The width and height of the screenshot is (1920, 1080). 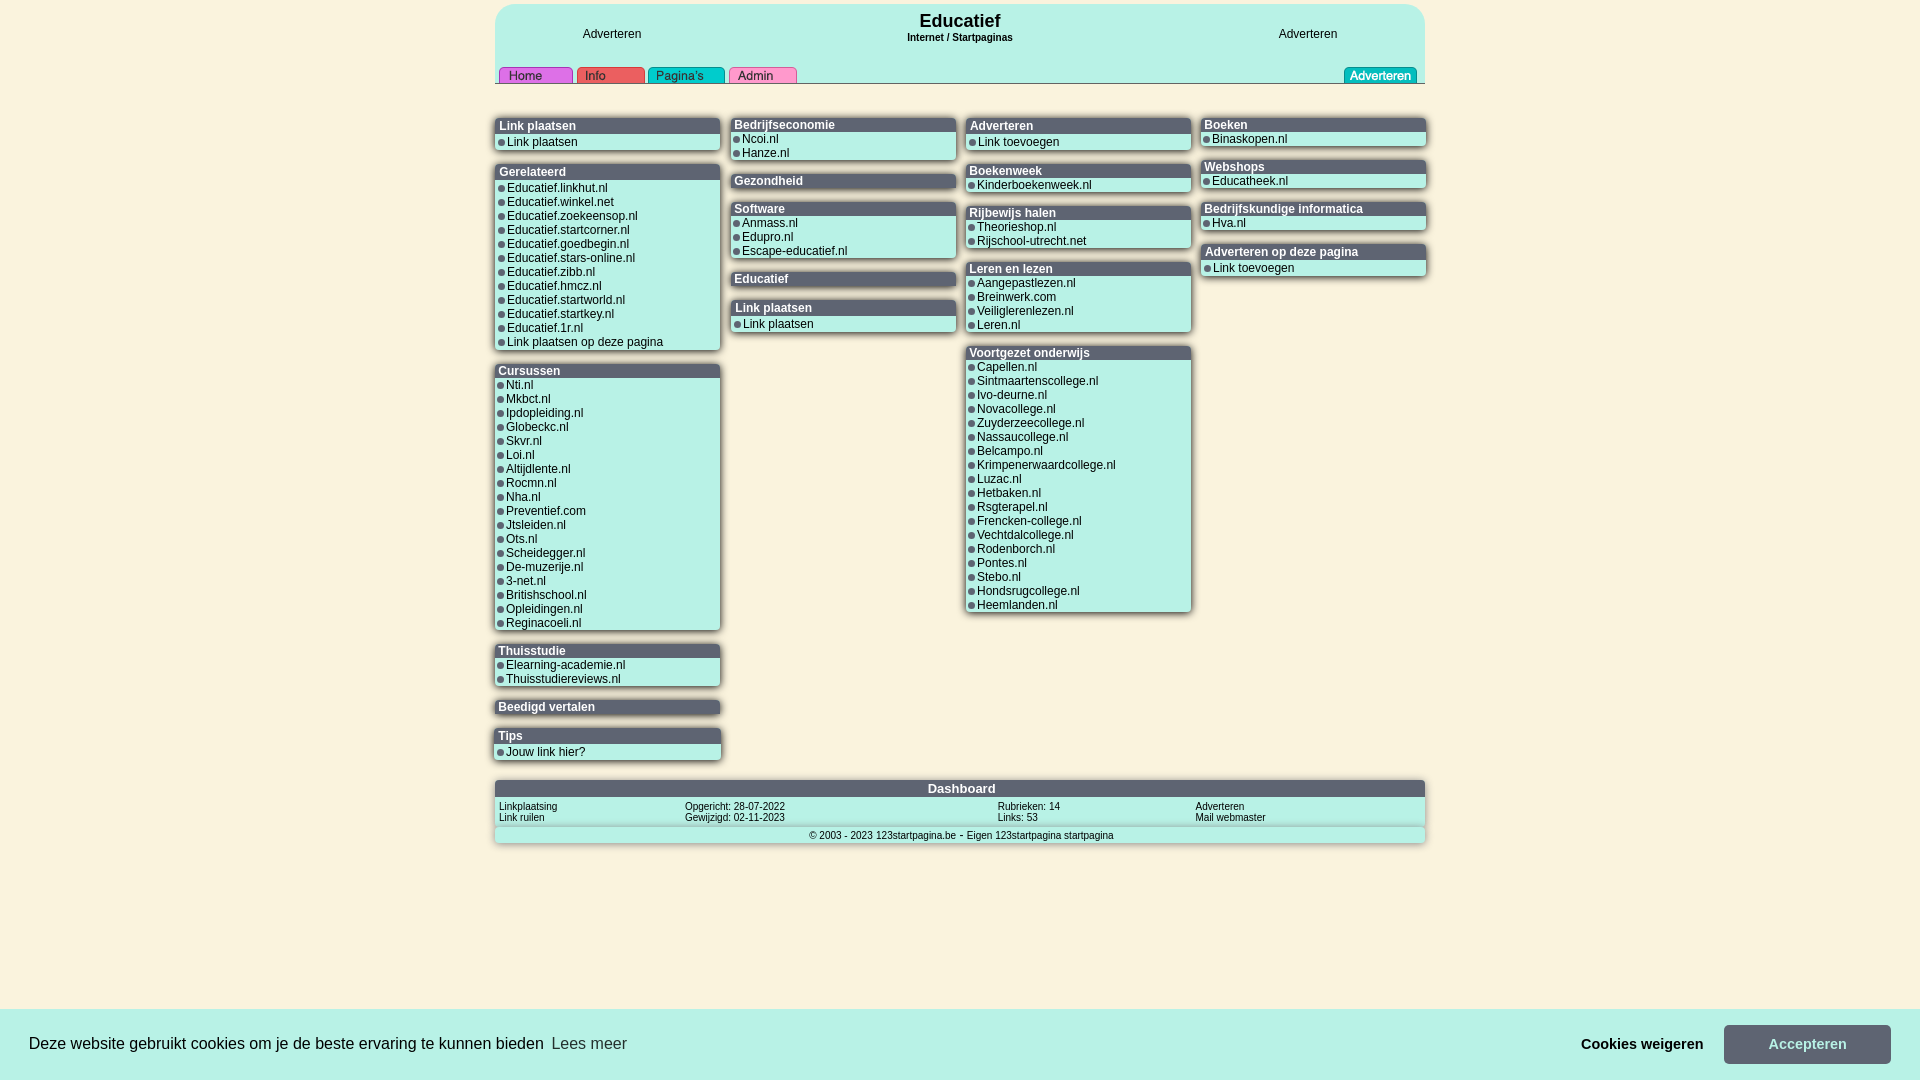 I want to click on 'Linkplaatsing', so click(x=528, y=805).